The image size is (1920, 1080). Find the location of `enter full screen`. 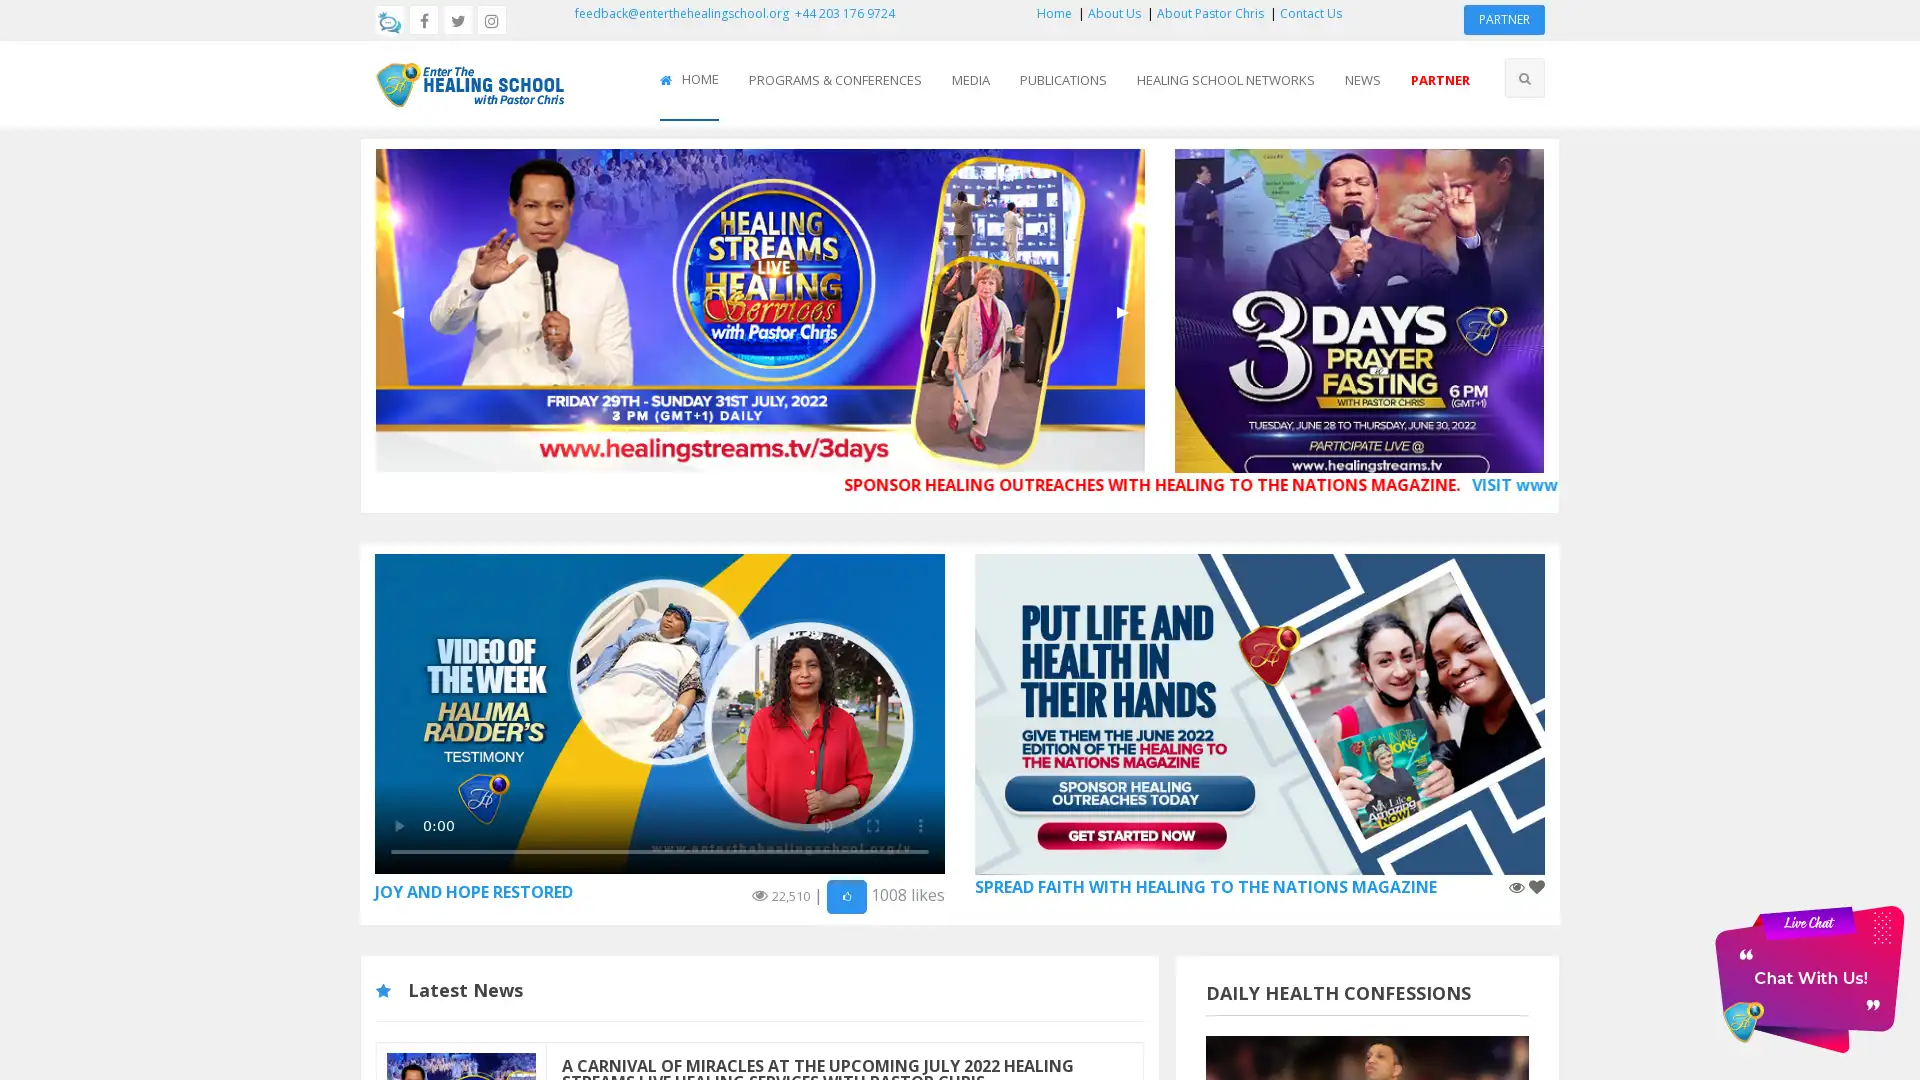

enter full screen is located at coordinates (873, 825).